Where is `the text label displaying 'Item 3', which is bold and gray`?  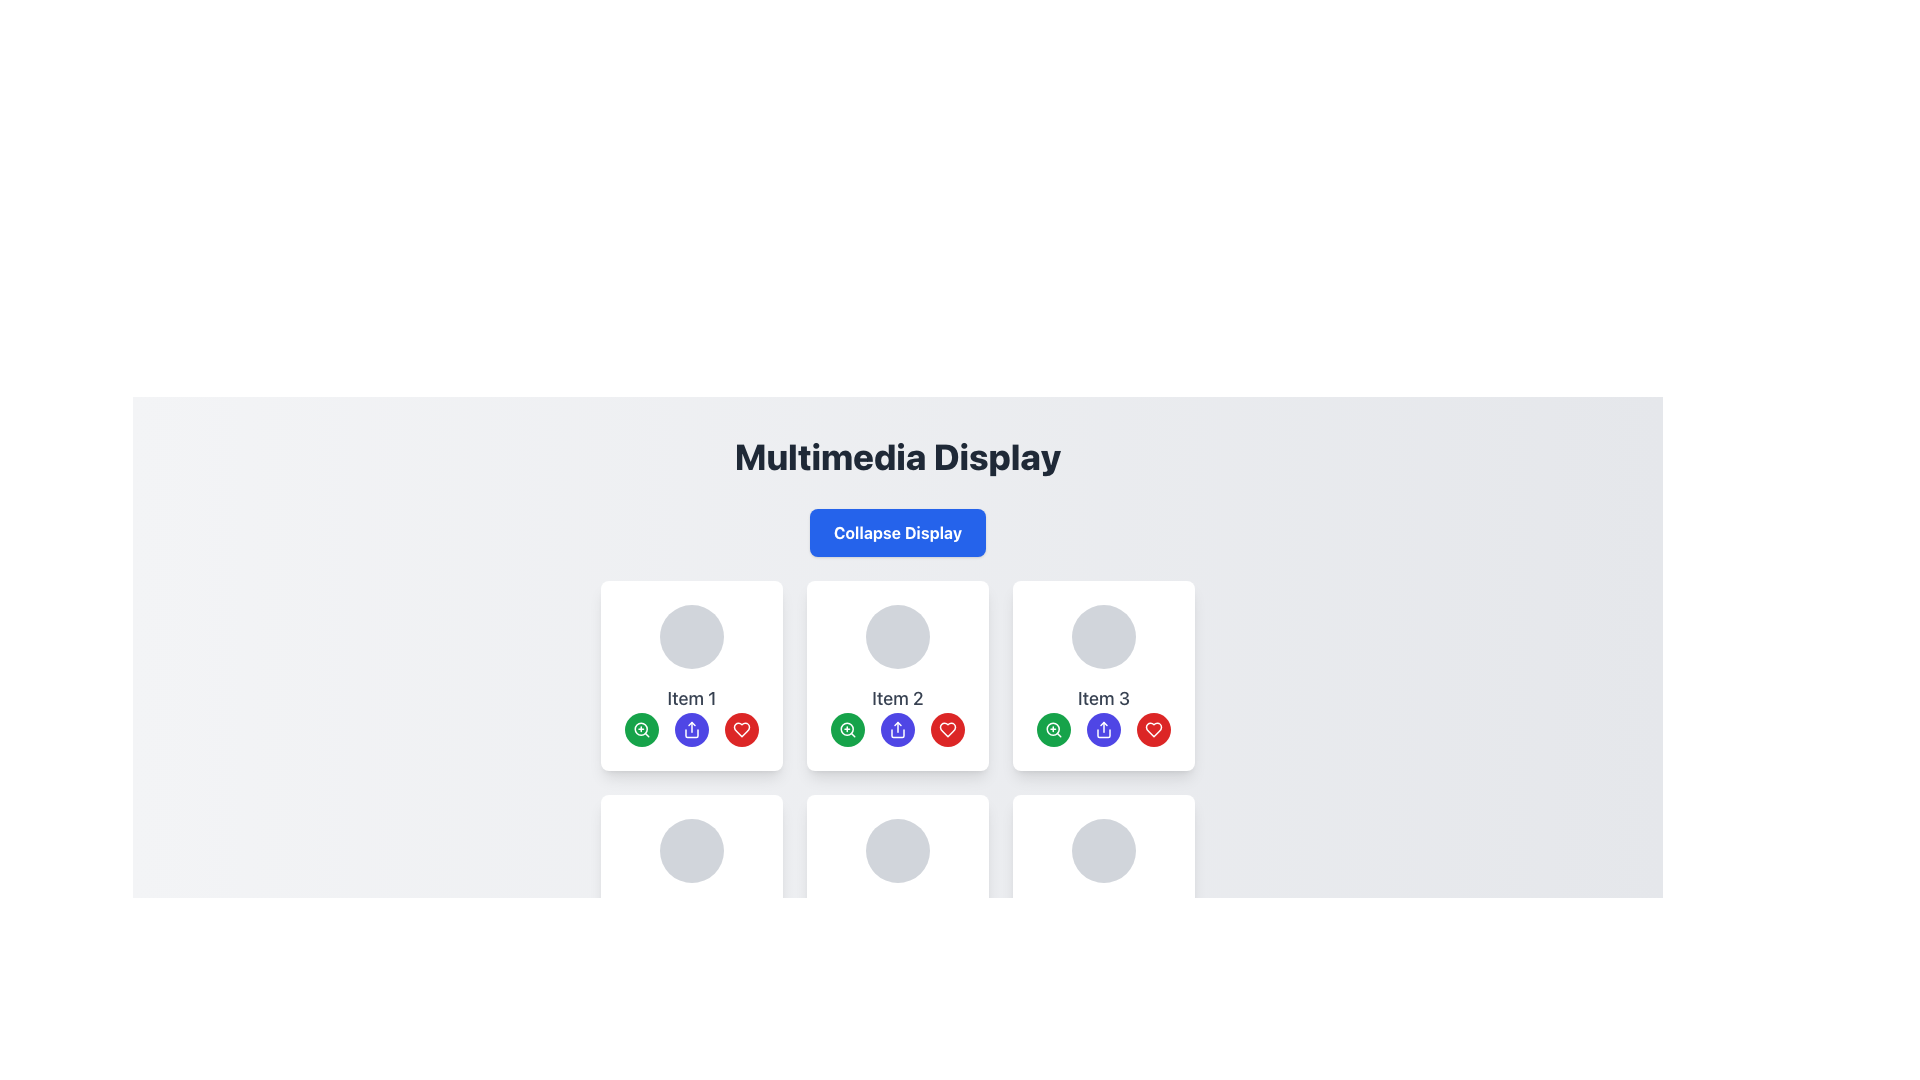
the text label displaying 'Item 3', which is bold and gray is located at coordinates (1103, 697).